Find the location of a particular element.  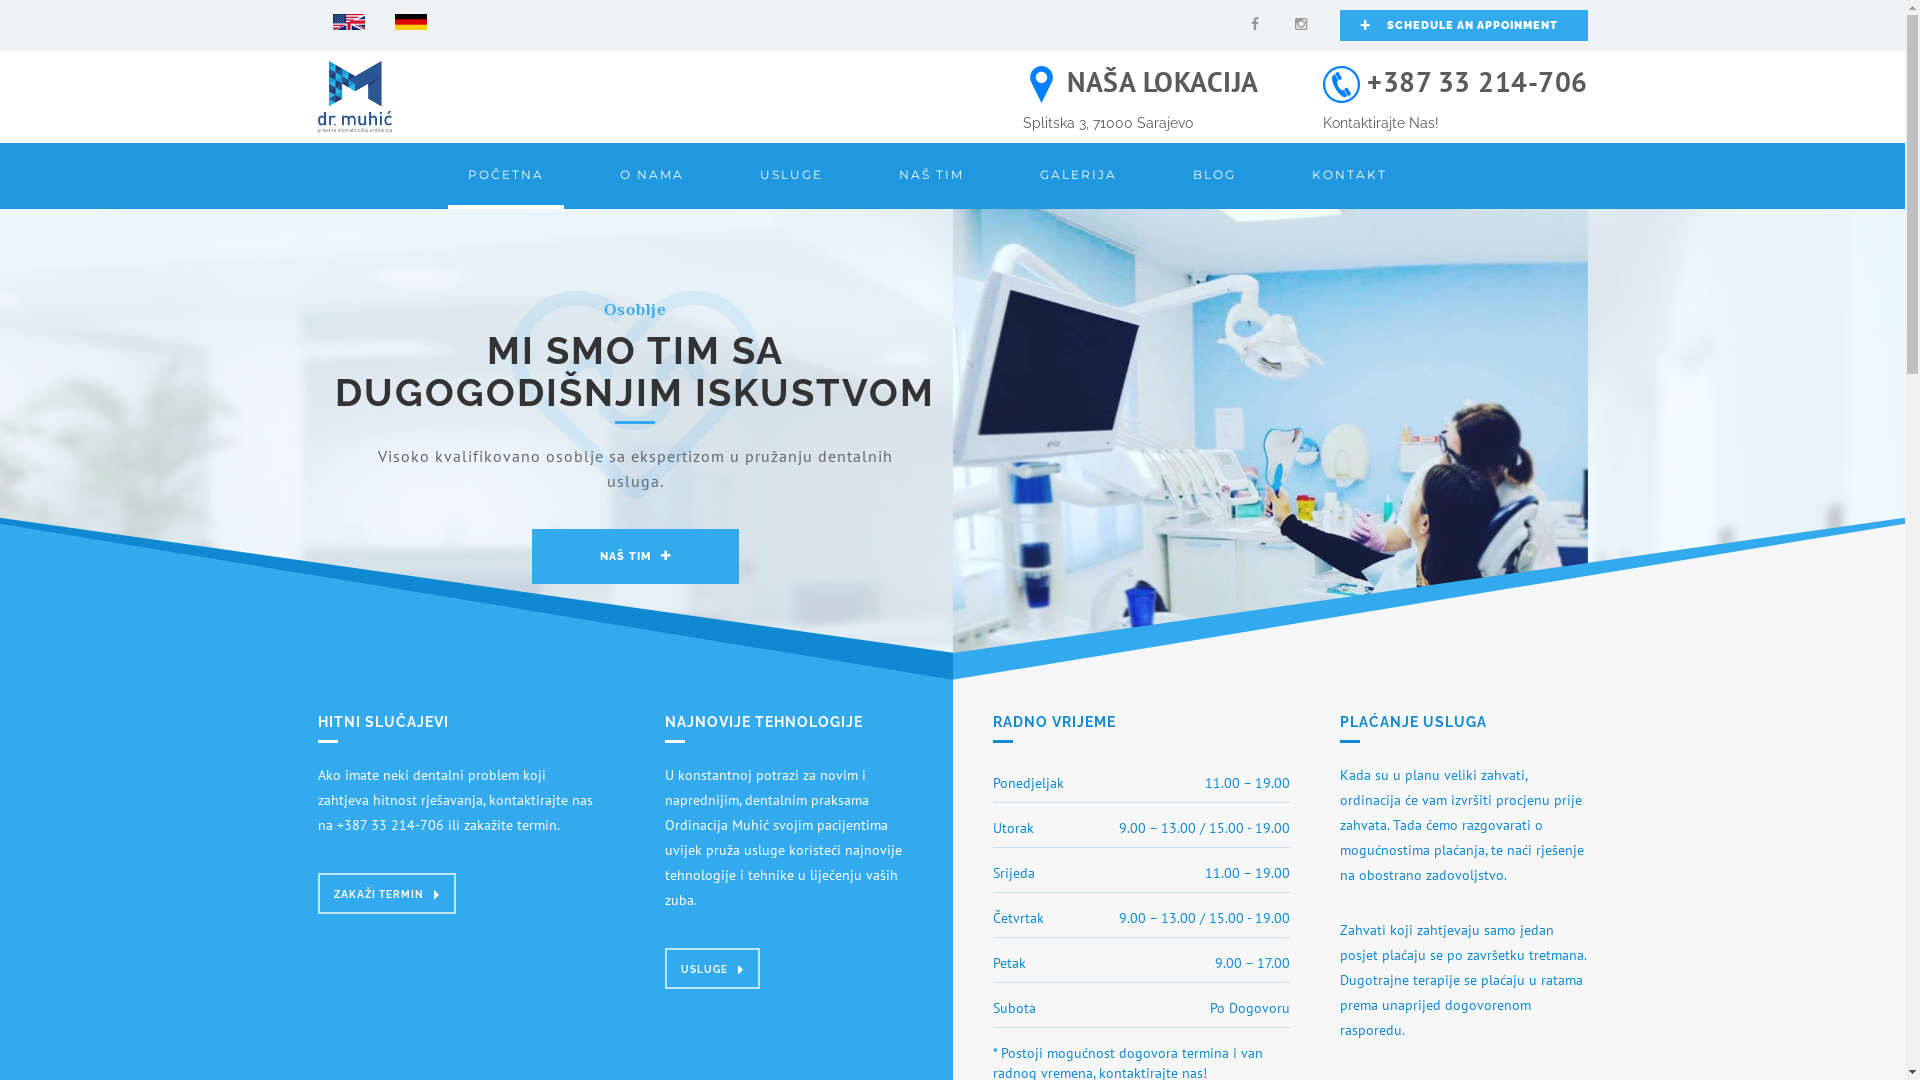

'Instagram' is located at coordinates (1300, 23).